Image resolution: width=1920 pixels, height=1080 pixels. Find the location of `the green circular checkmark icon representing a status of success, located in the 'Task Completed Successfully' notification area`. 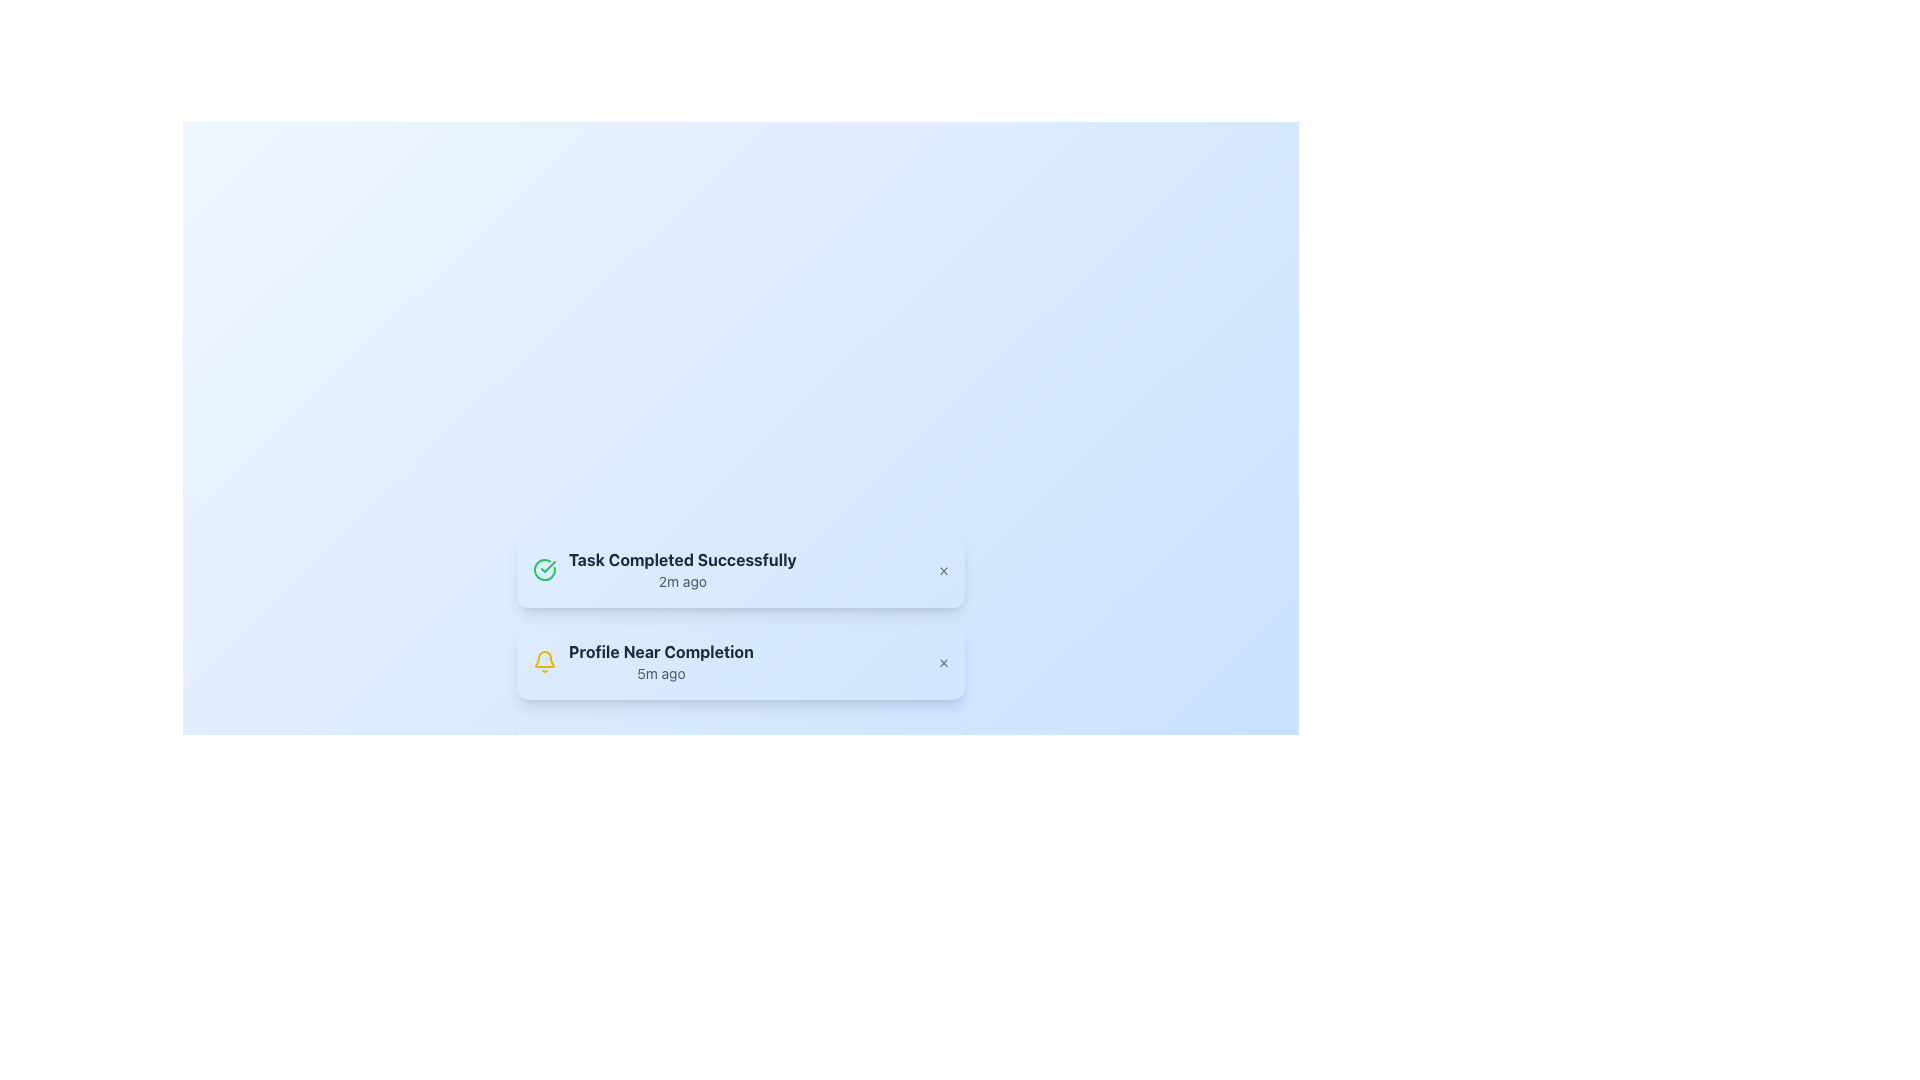

the green circular checkmark icon representing a status of success, located in the 'Task Completed Successfully' notification area is located at coordinates (545, 570).